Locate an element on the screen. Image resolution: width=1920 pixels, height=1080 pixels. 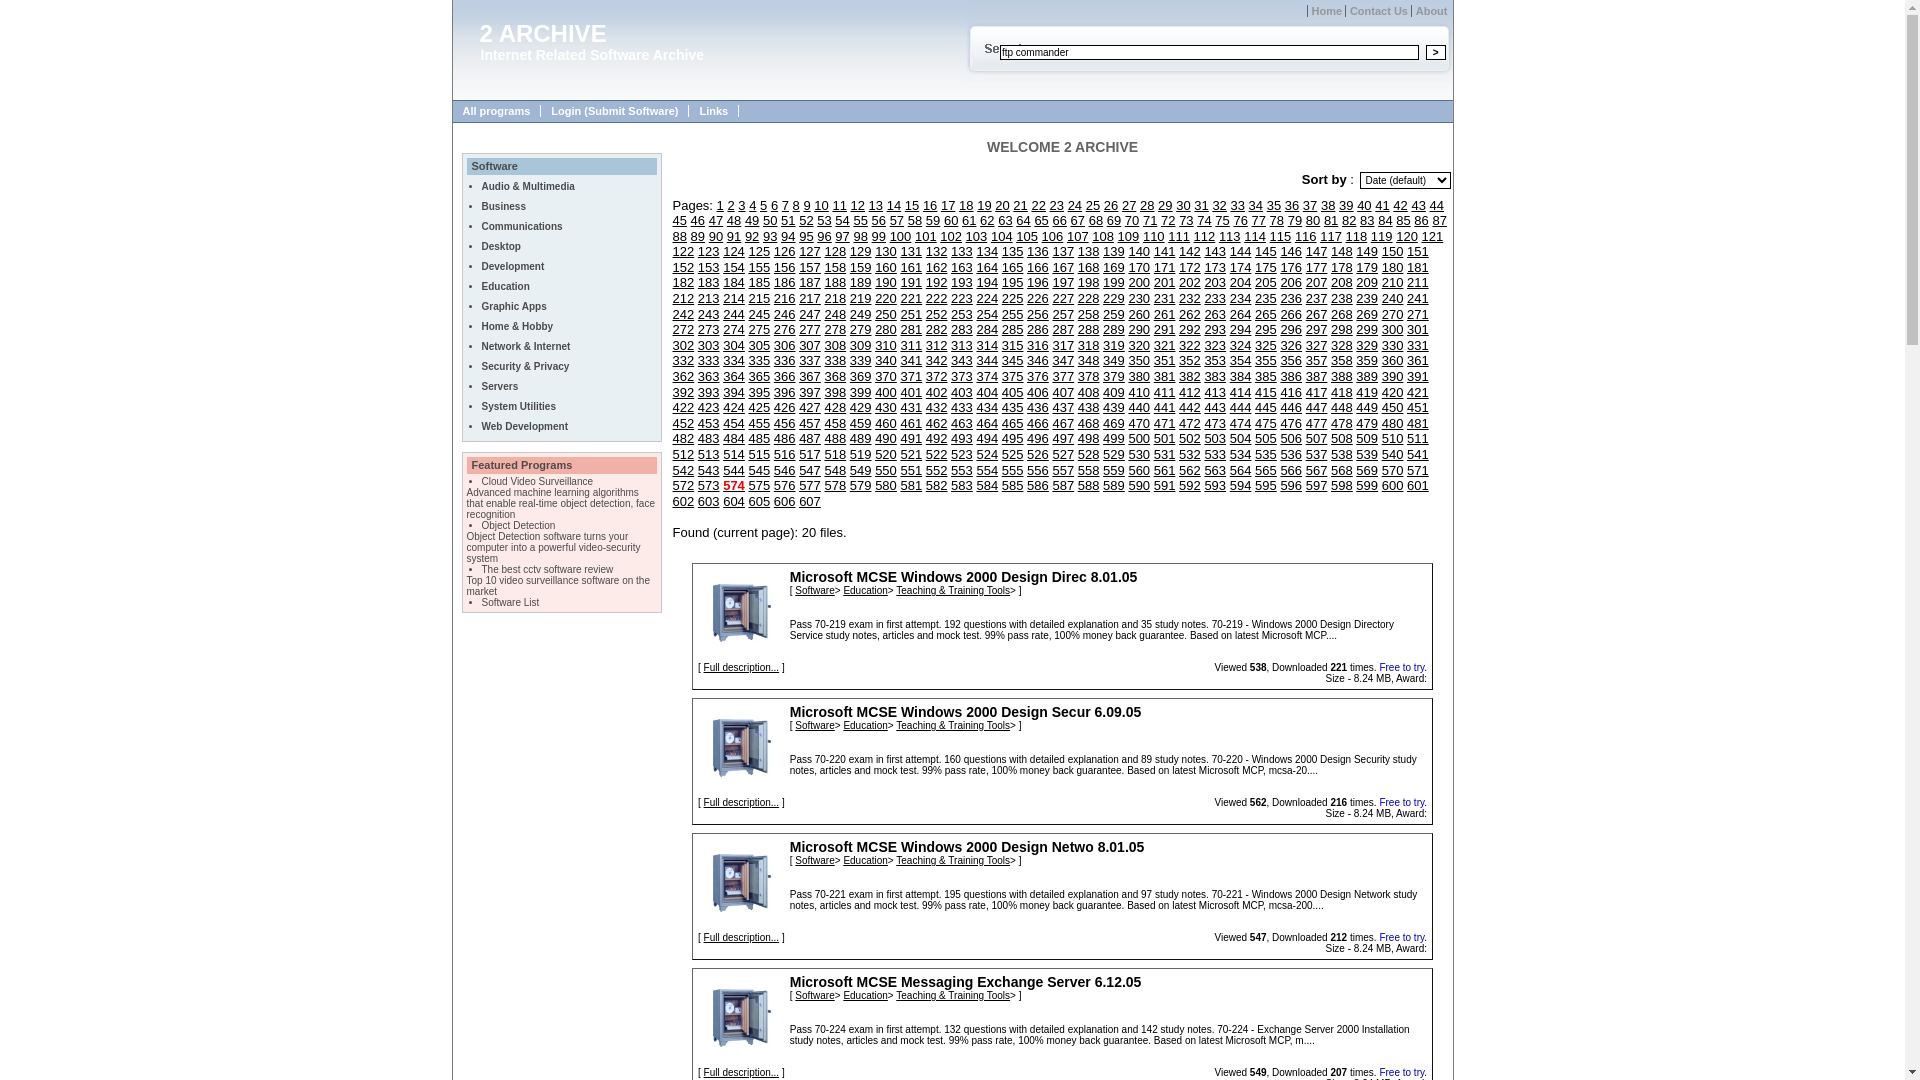
'446' is located at coordinates (1291, 406).